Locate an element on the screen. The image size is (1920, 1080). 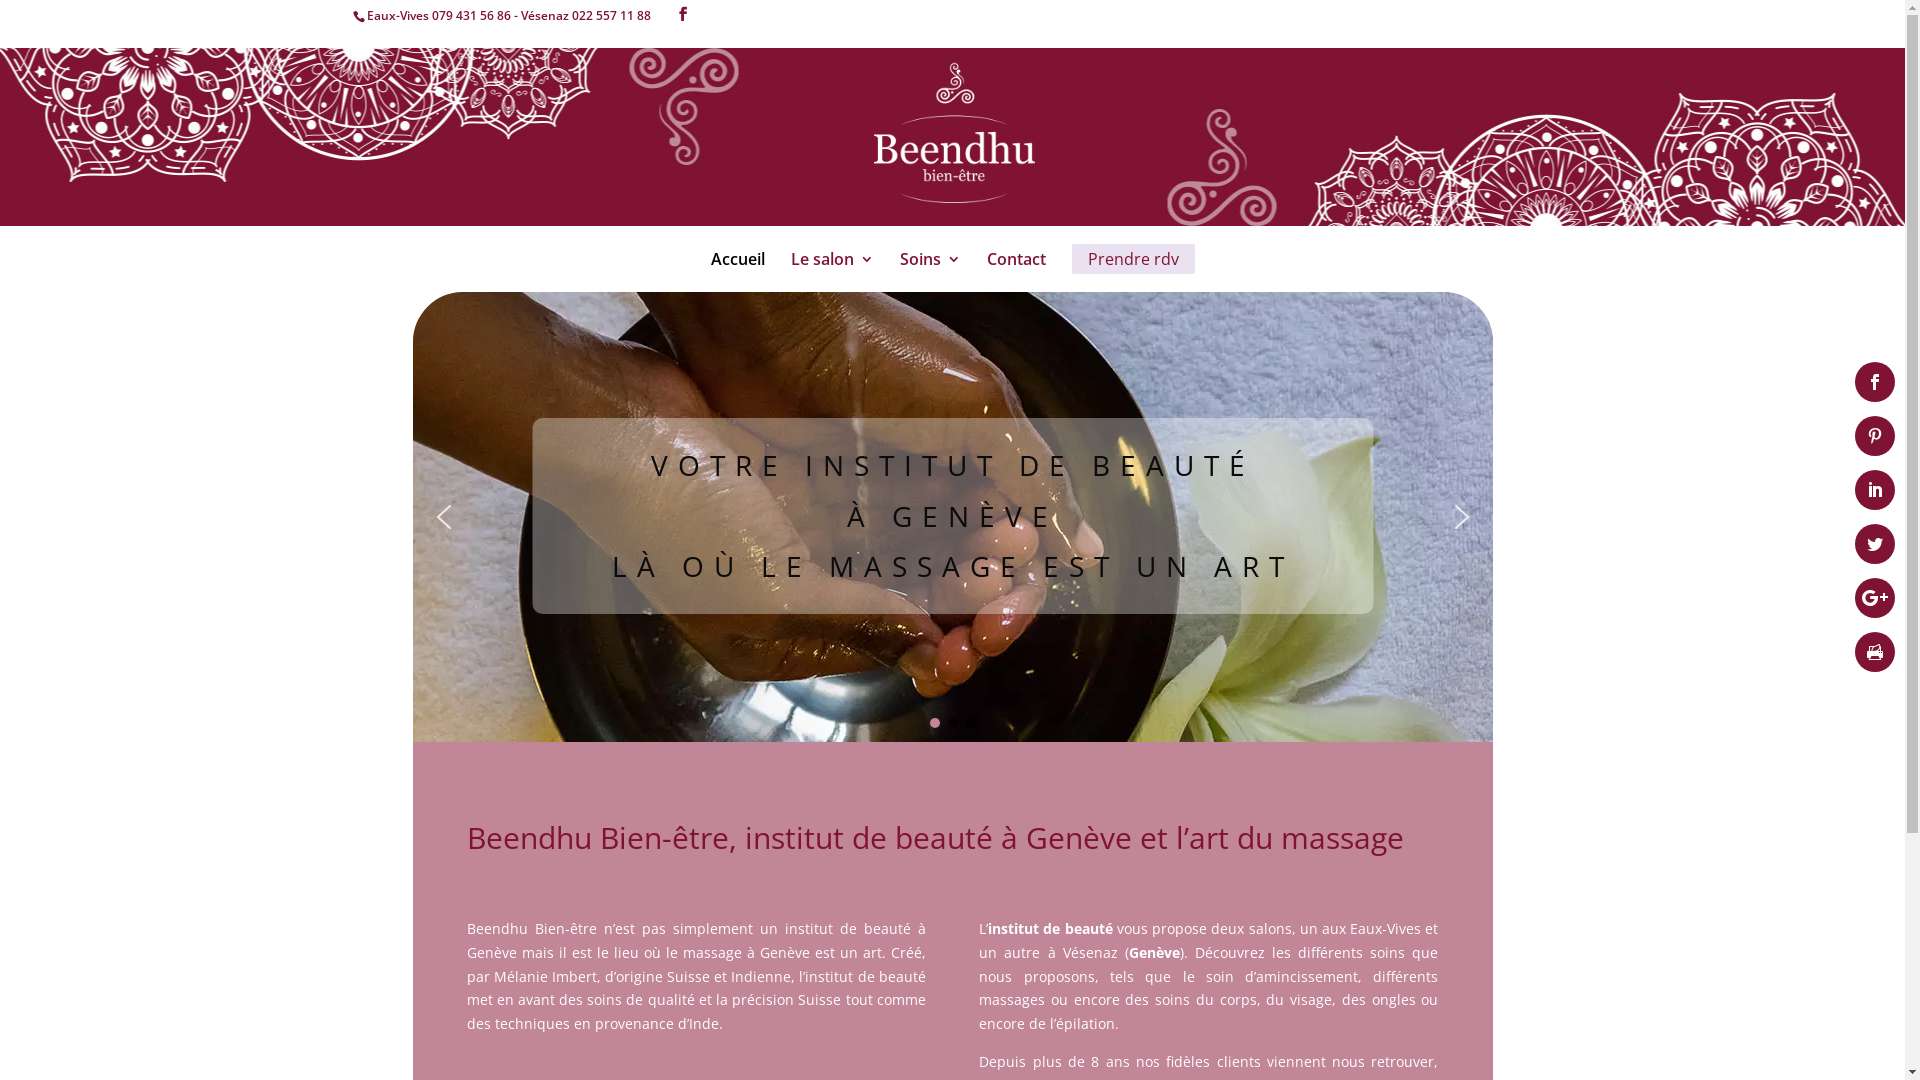
'Accueil' is located at coordinates (736, 273).